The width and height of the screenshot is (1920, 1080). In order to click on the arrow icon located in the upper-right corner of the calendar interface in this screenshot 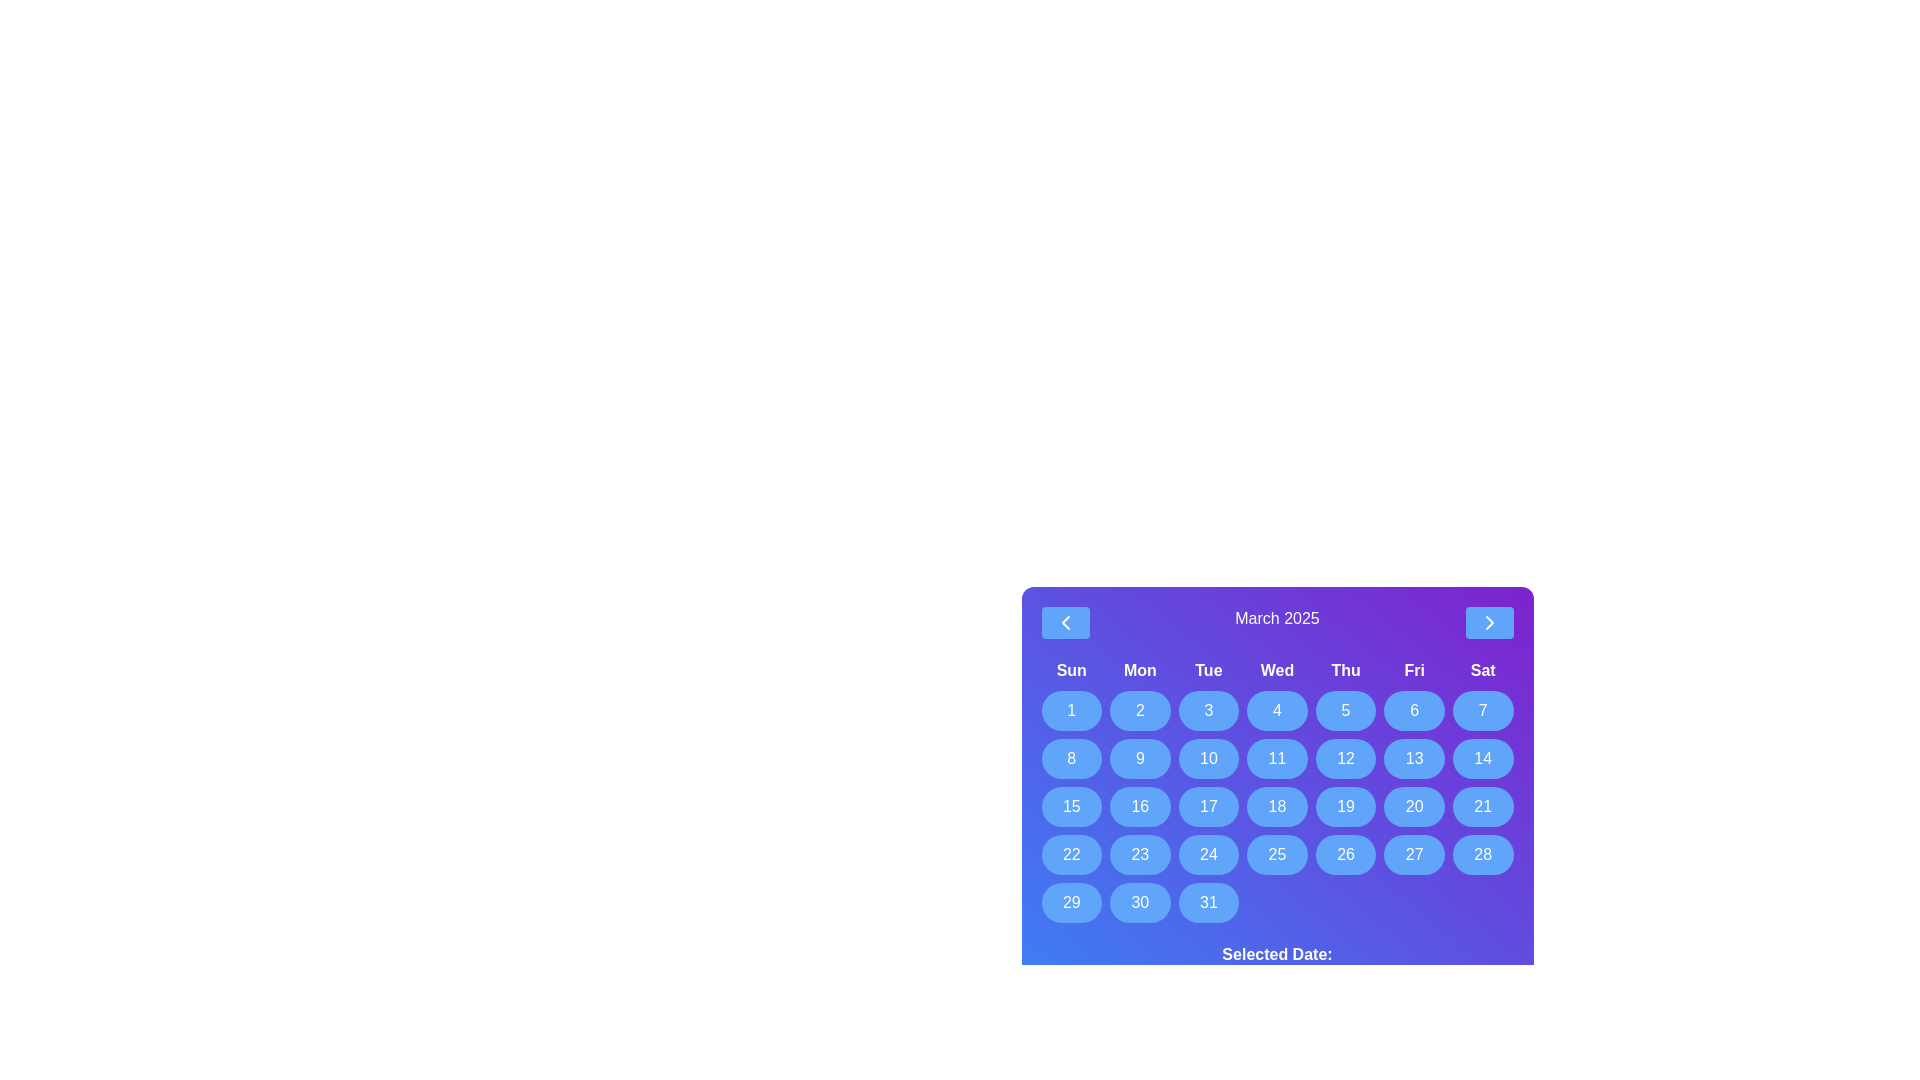, I will do `click(1489, 622)`.